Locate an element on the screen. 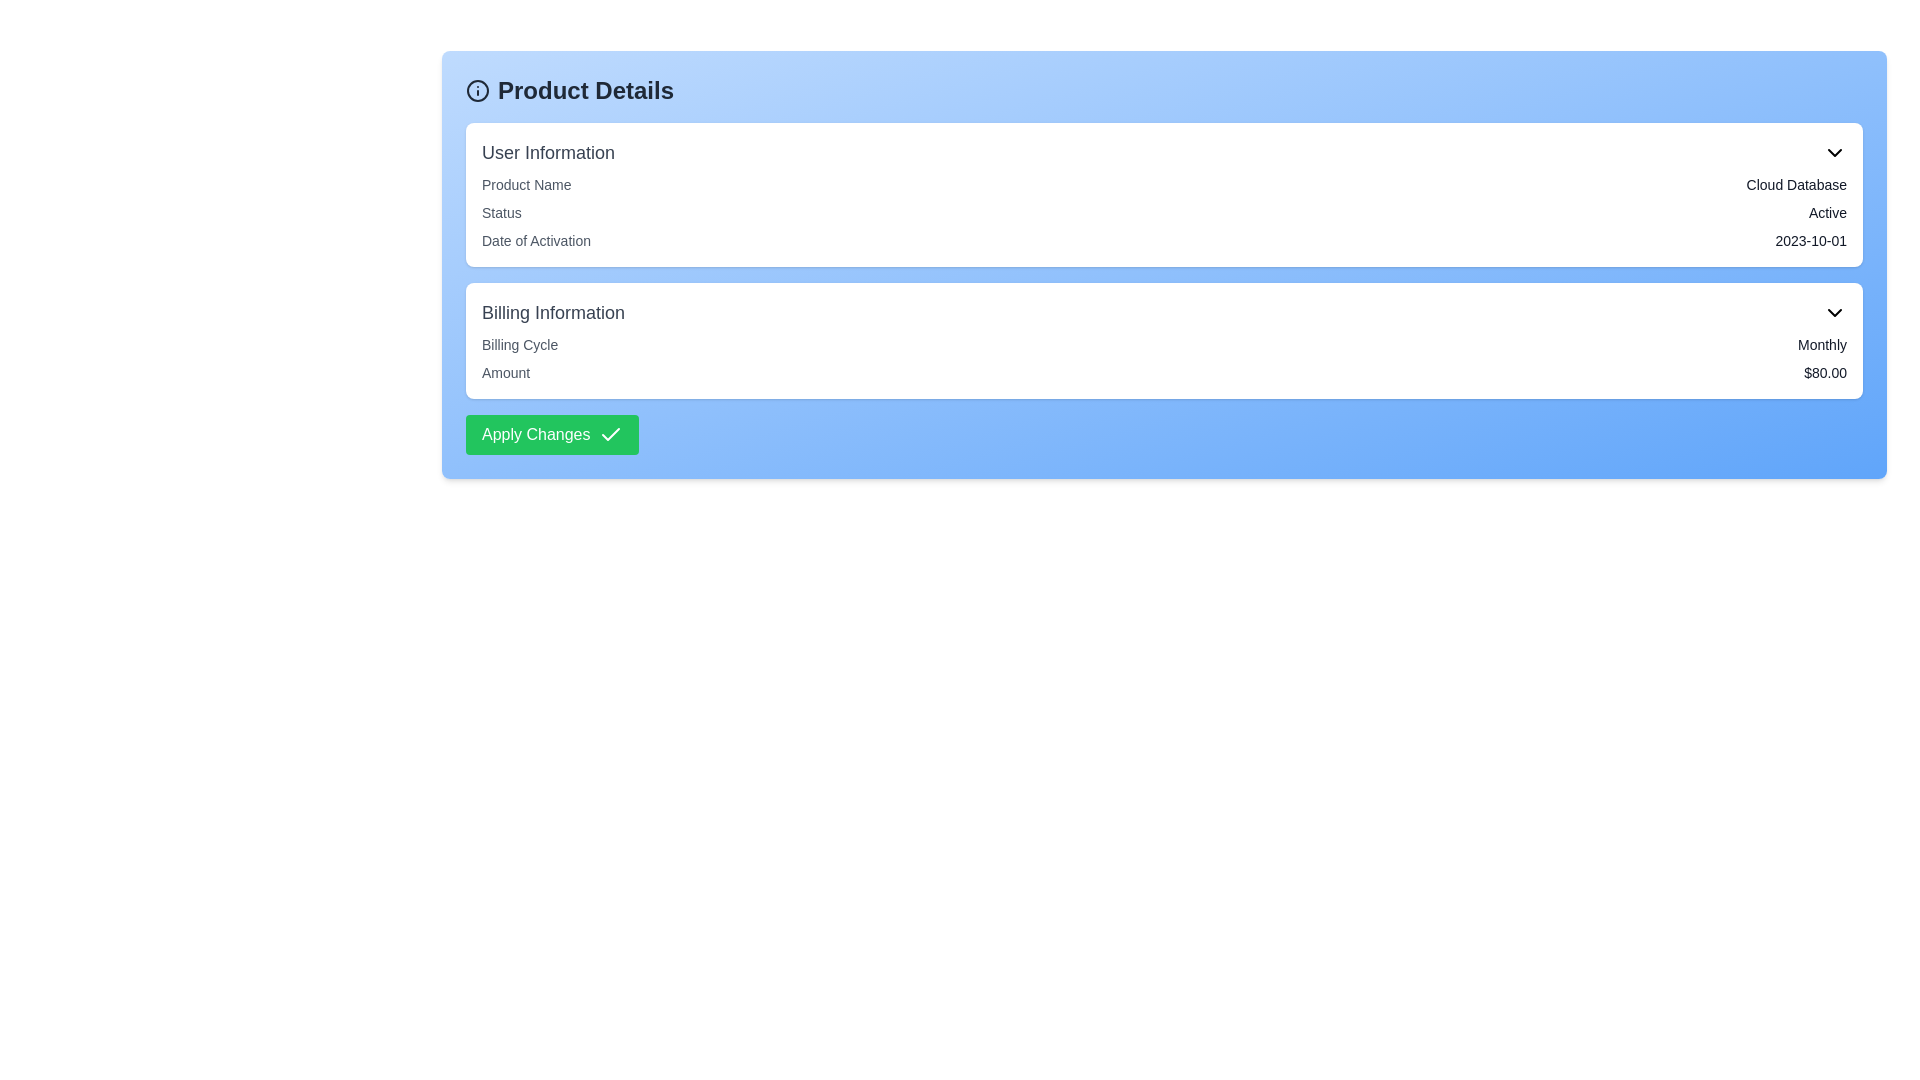 The image size is (1920, 1080). the Text Label that indicates the type or category of the following text in the 'User Information' section, located at the top-left corner before the 'Cloud Database' text is located at coordinates (526, 185).